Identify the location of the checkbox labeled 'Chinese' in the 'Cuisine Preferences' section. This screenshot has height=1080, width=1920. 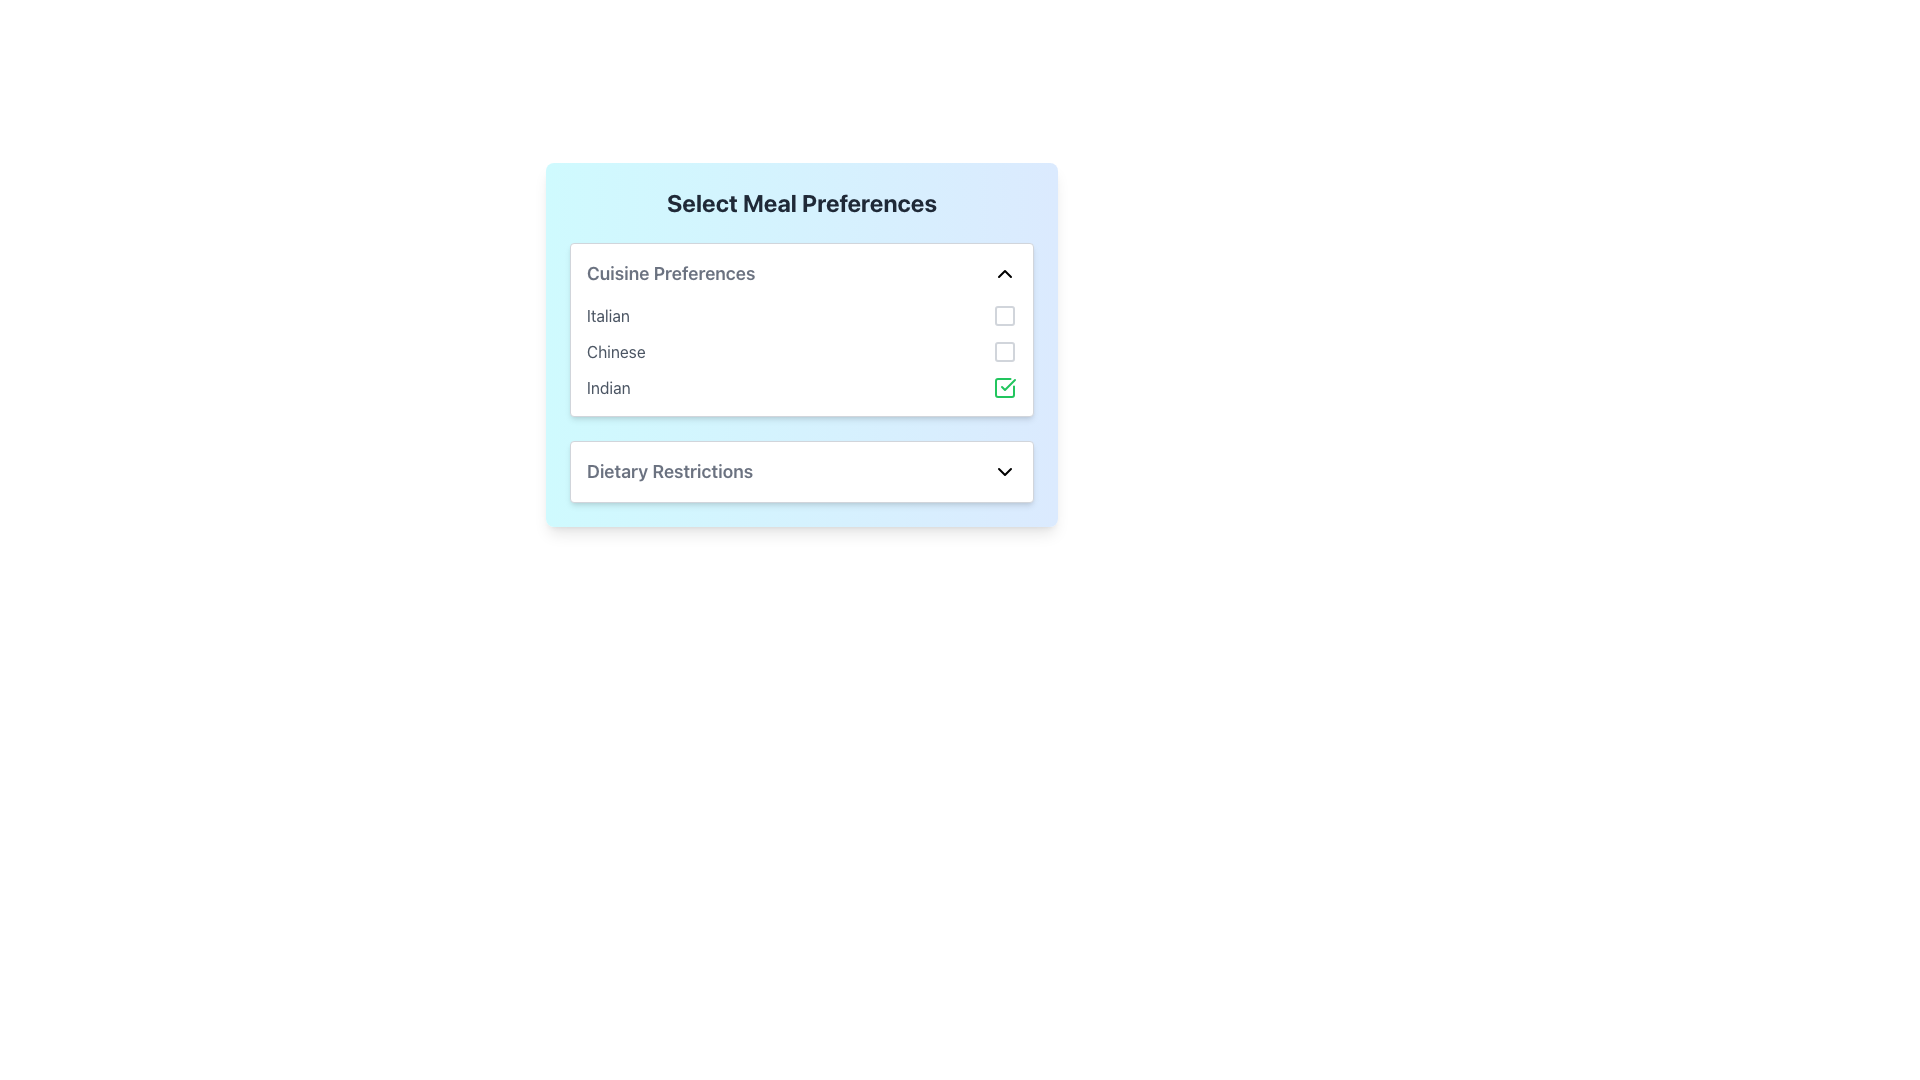
(1004, 350).